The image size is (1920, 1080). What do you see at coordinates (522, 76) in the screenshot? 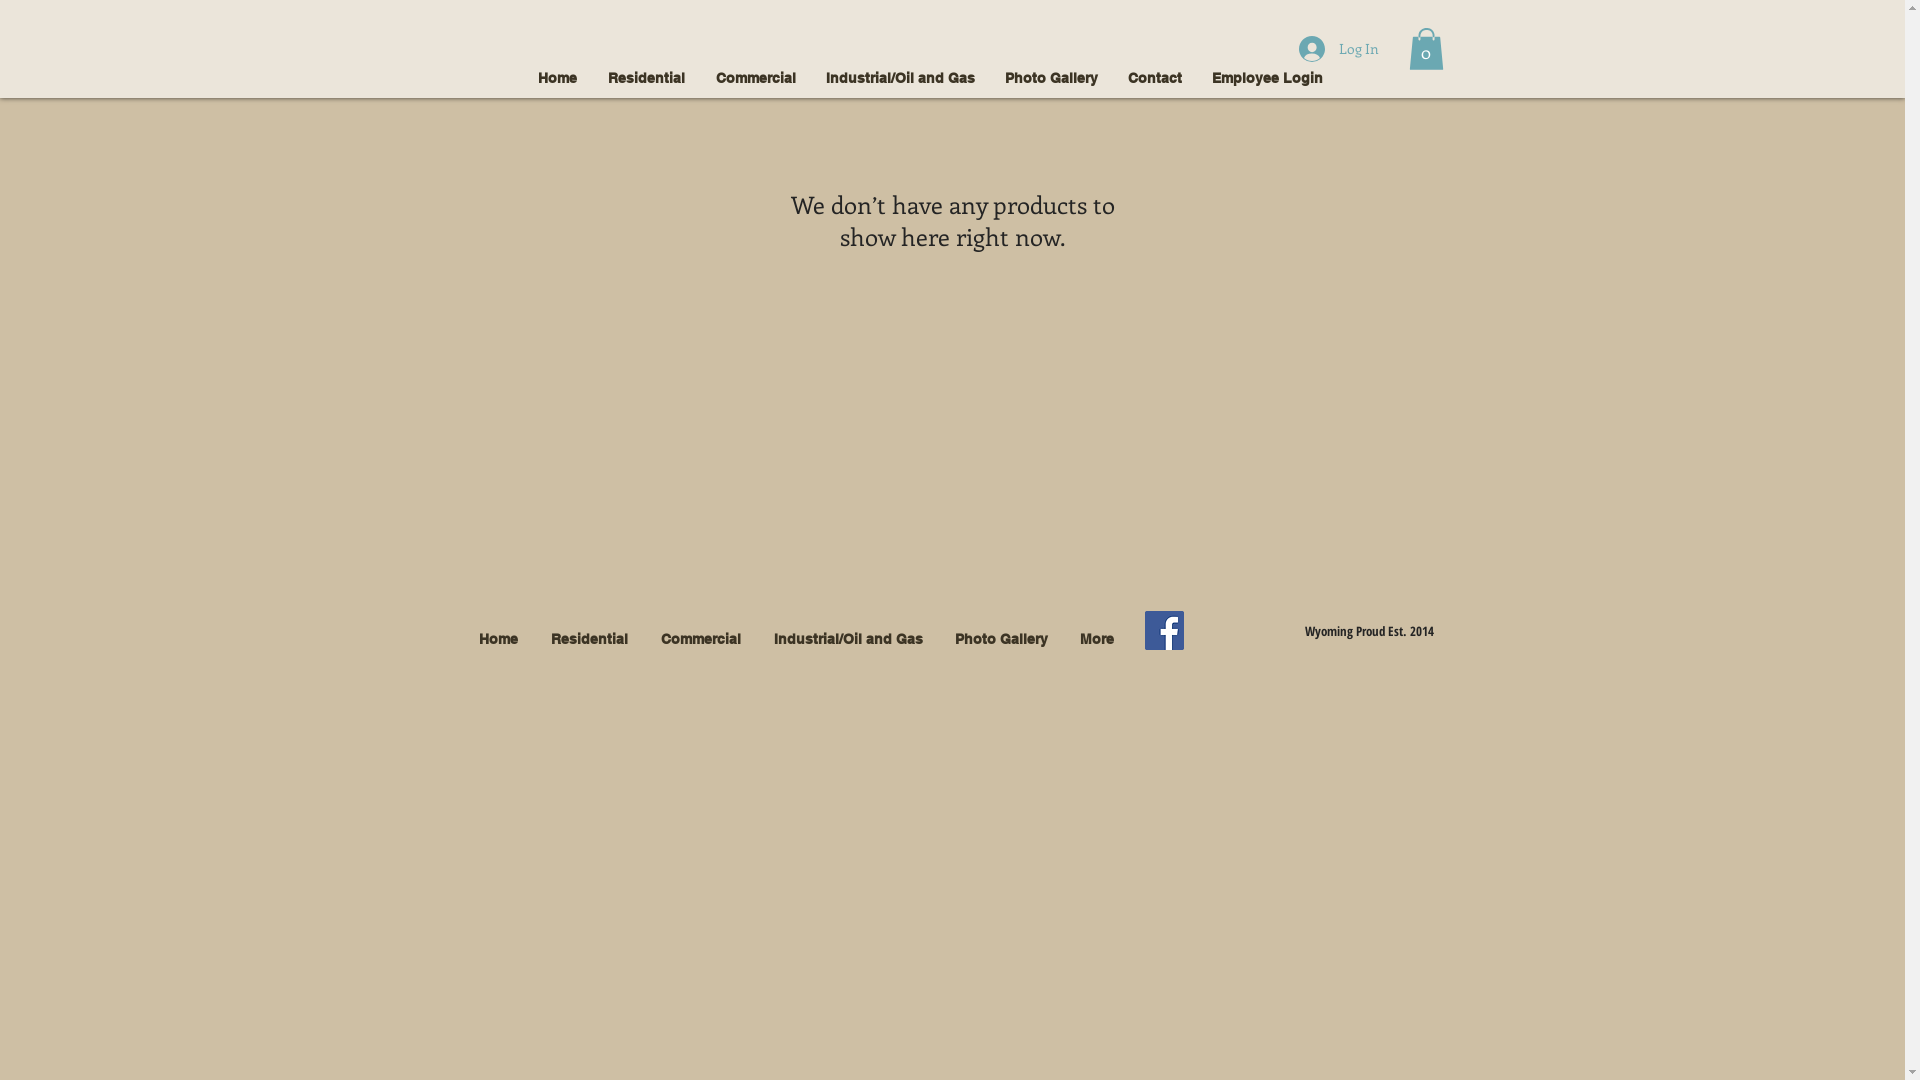
I see `'Home'` at bounding box center [522, 76].